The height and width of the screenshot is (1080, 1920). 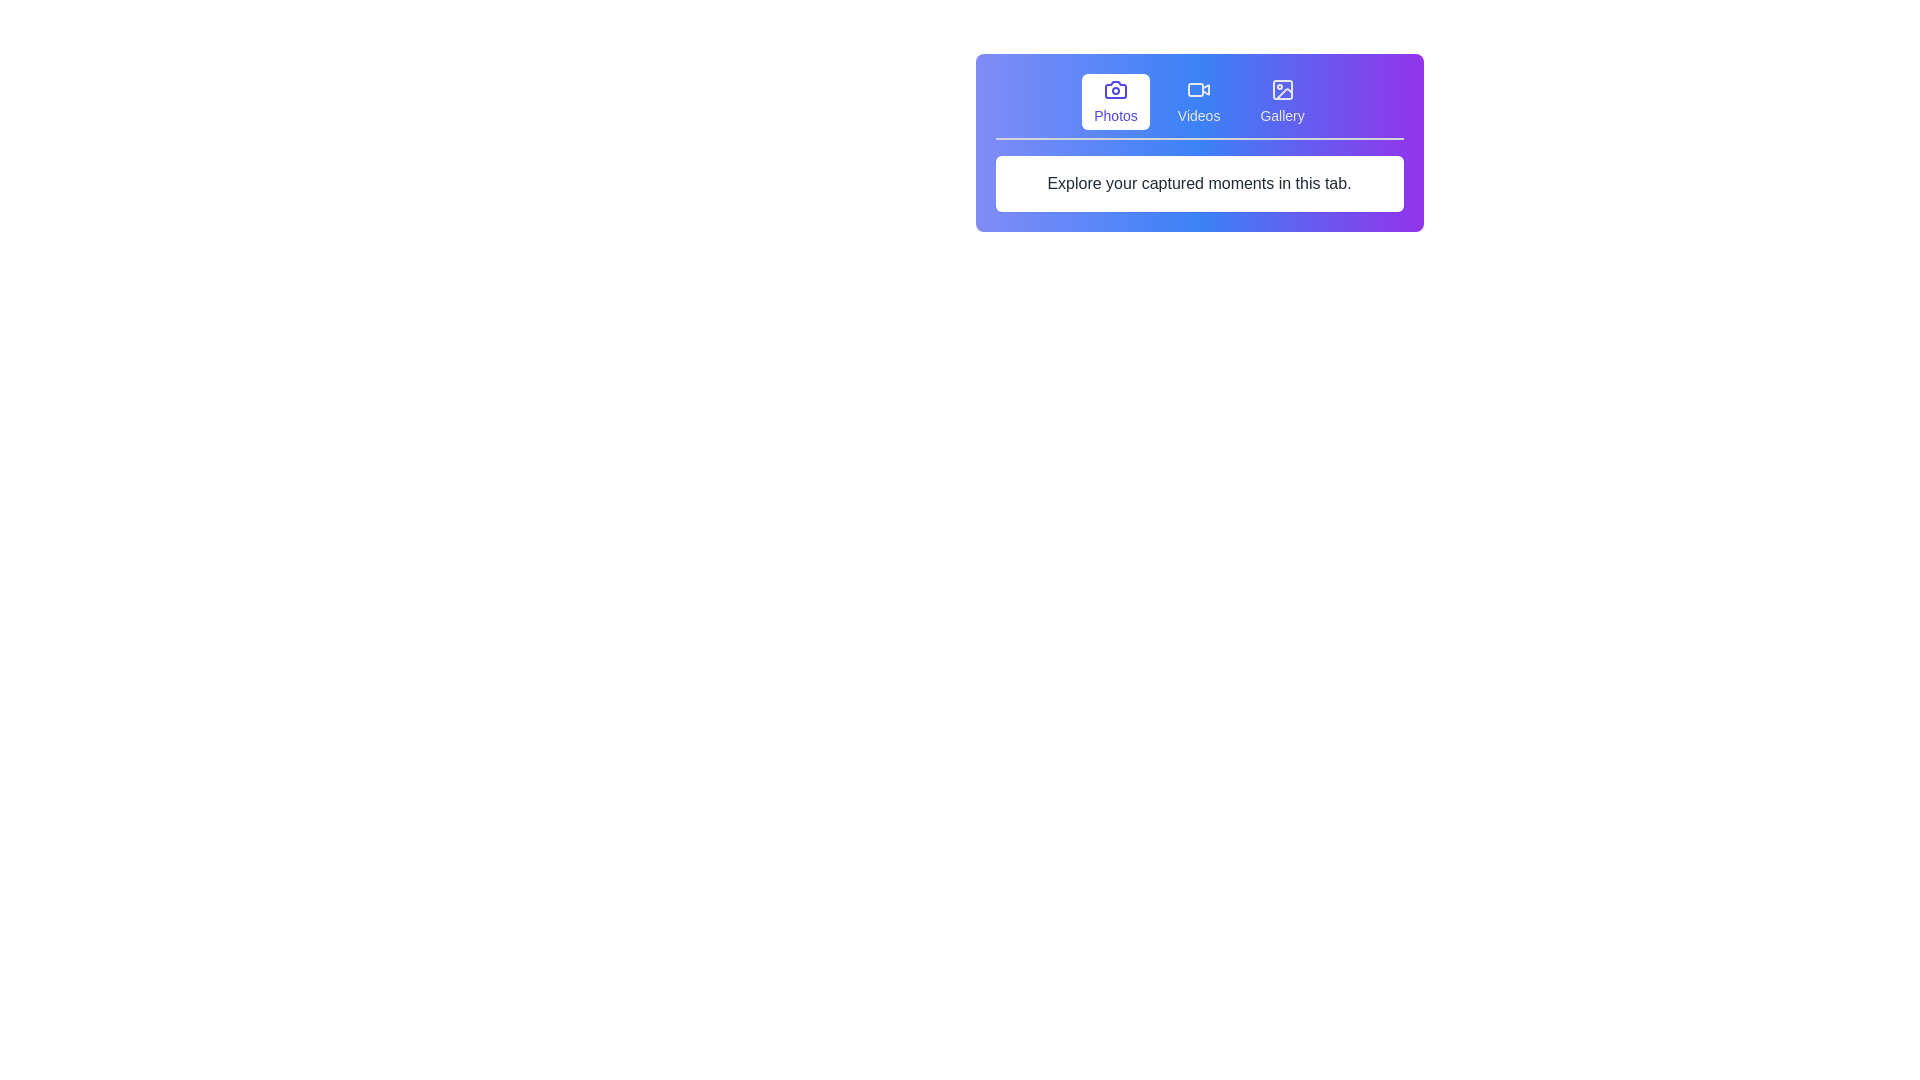 I want to click on the text label displaying 'Videos', which is part of a horizontal menu located beneath a video camera icon and positioned at the top center of the interface, so click(x=1199, y=115).